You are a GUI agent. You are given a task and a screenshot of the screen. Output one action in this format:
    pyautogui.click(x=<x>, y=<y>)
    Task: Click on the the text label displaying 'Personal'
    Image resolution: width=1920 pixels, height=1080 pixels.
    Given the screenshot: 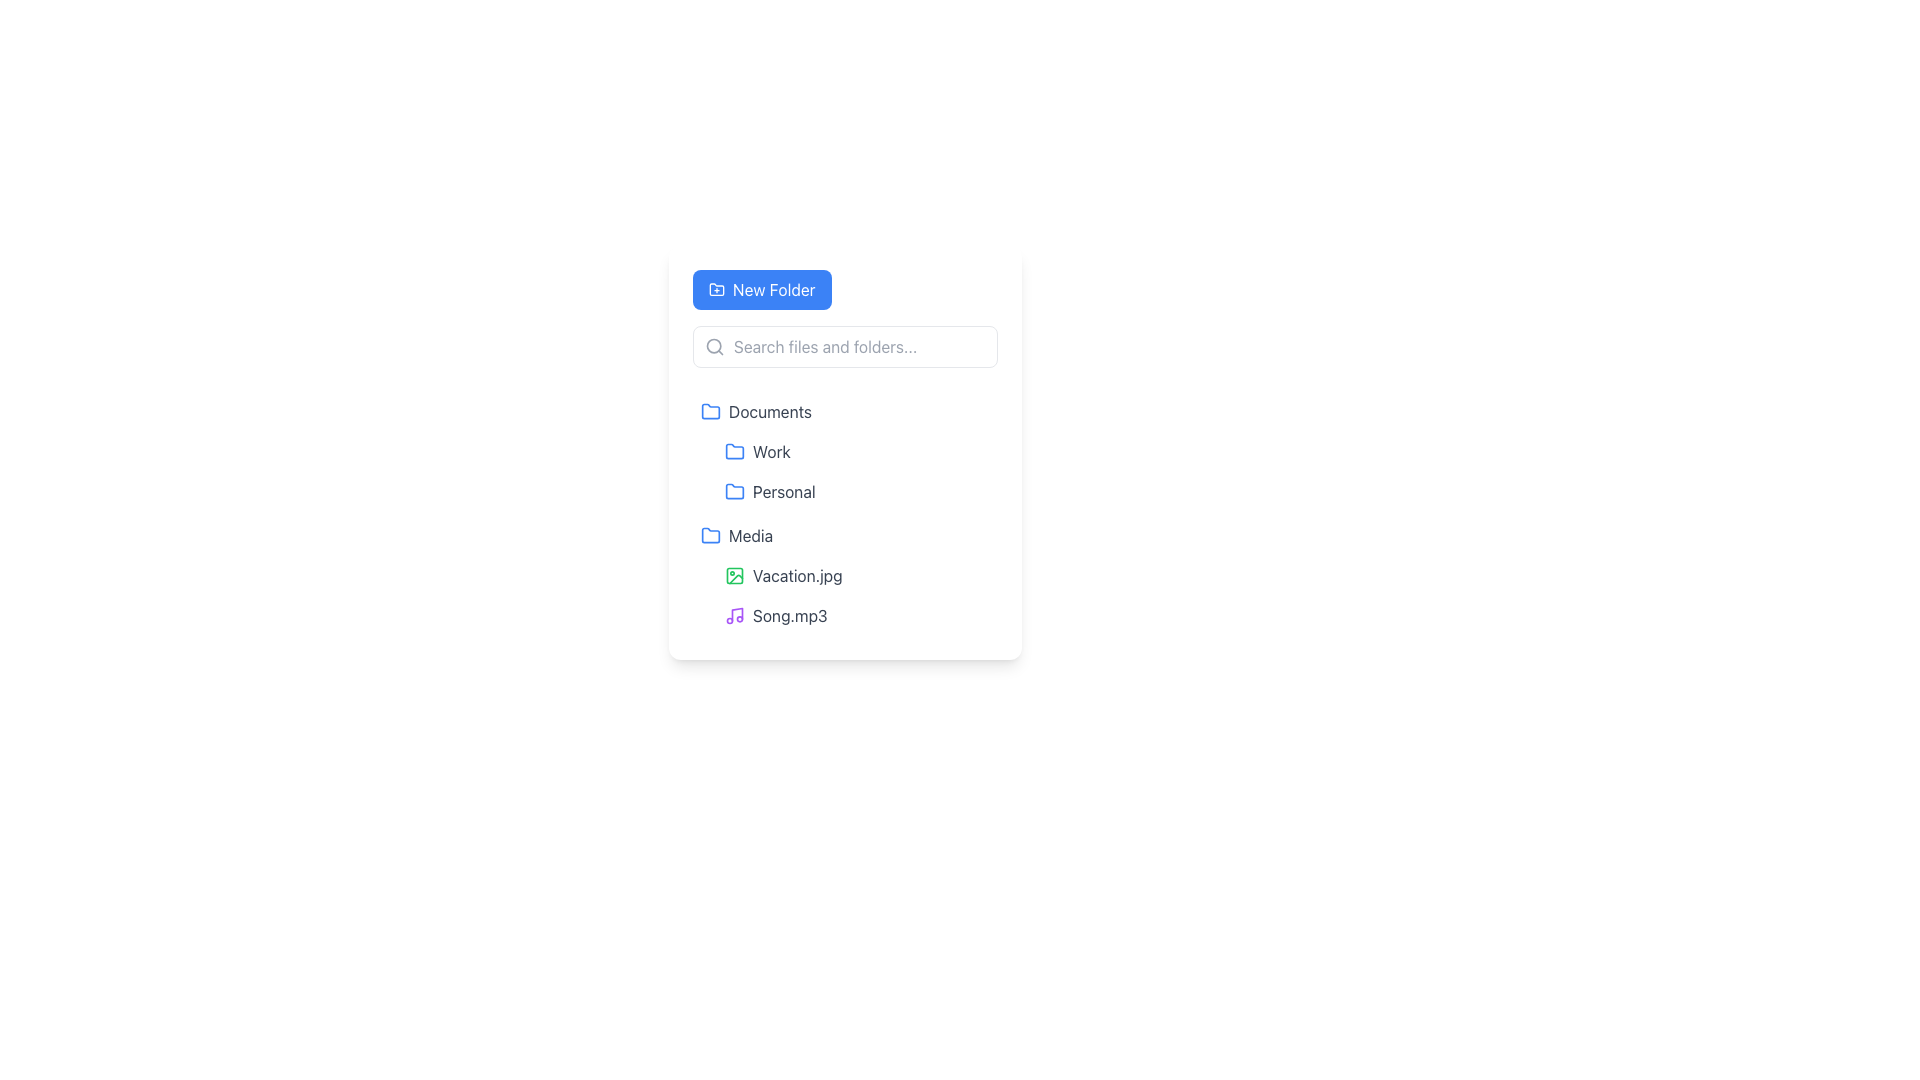 What is the action you would take?
    pyautogui.click(x=782, y=492)
    